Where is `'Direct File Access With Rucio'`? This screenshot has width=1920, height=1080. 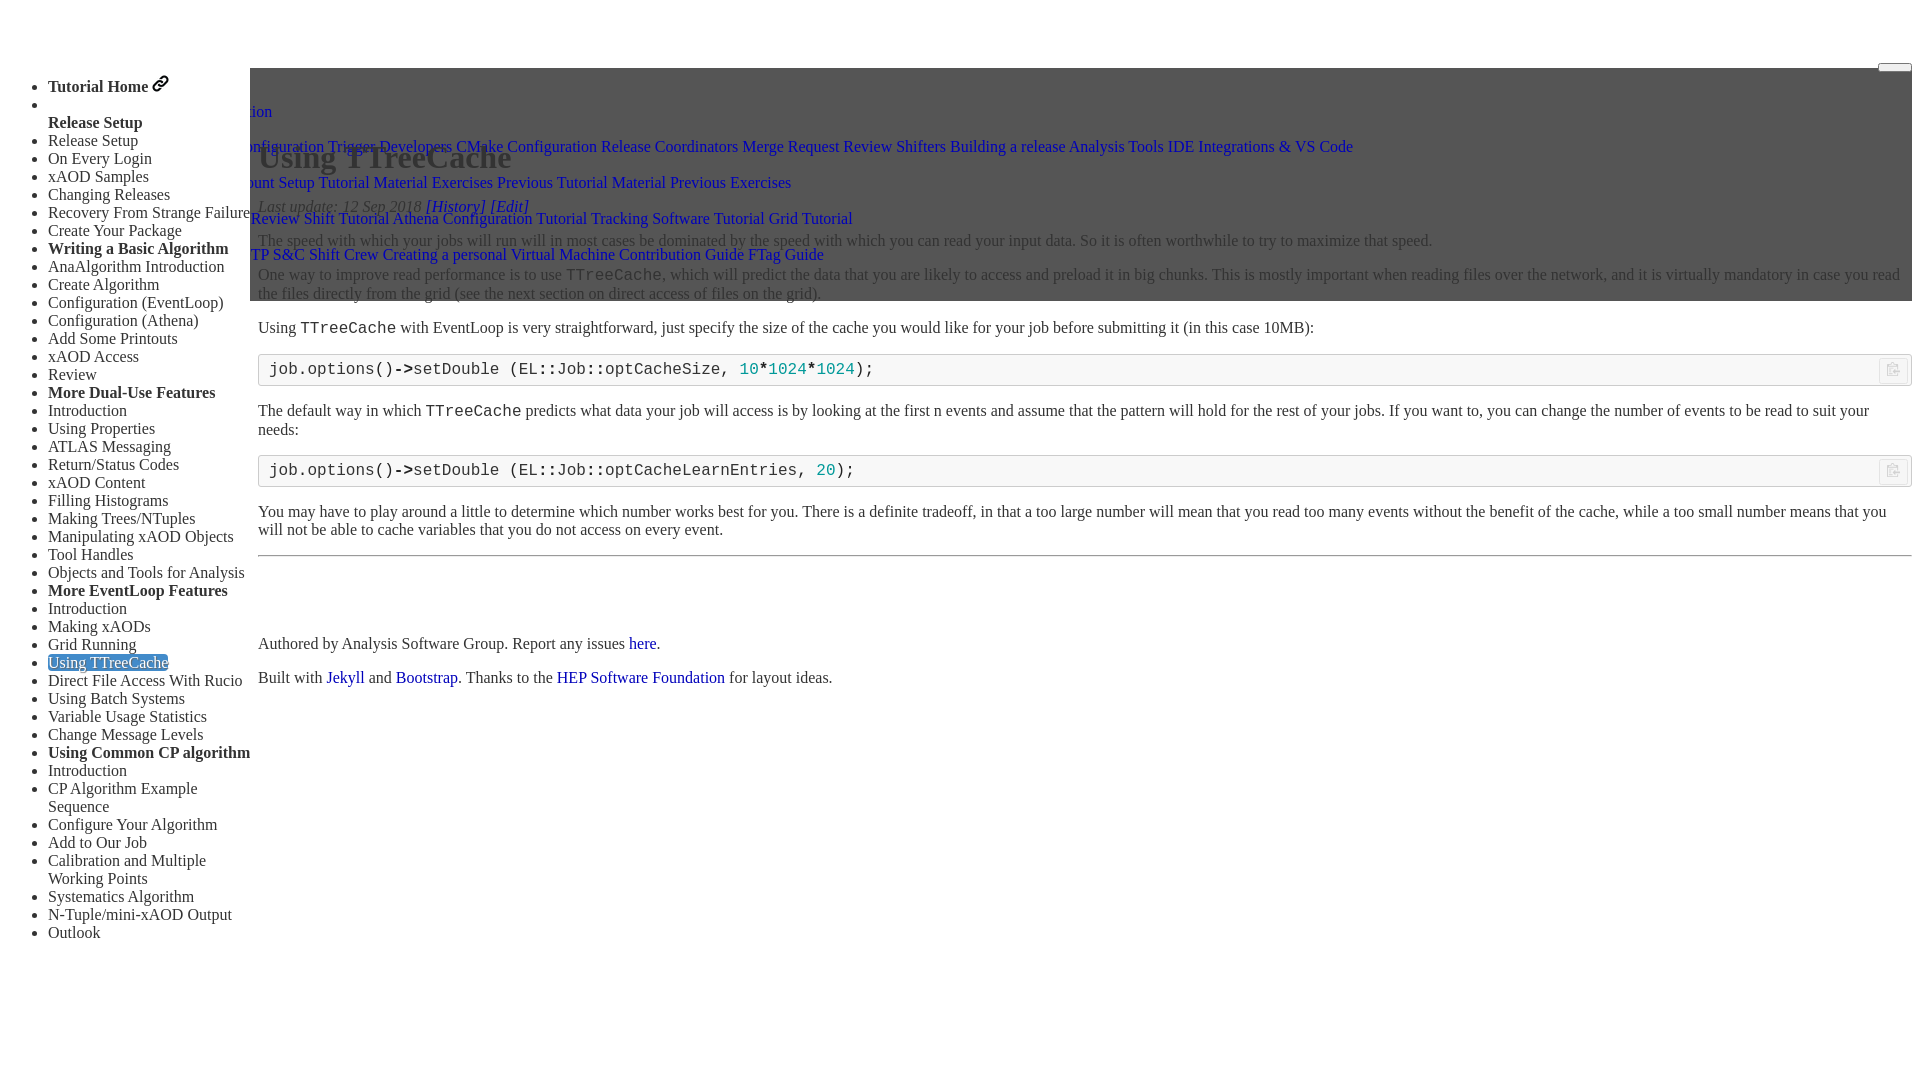 'Direct File Access With Rucio' is located at coordinates (144, 679).